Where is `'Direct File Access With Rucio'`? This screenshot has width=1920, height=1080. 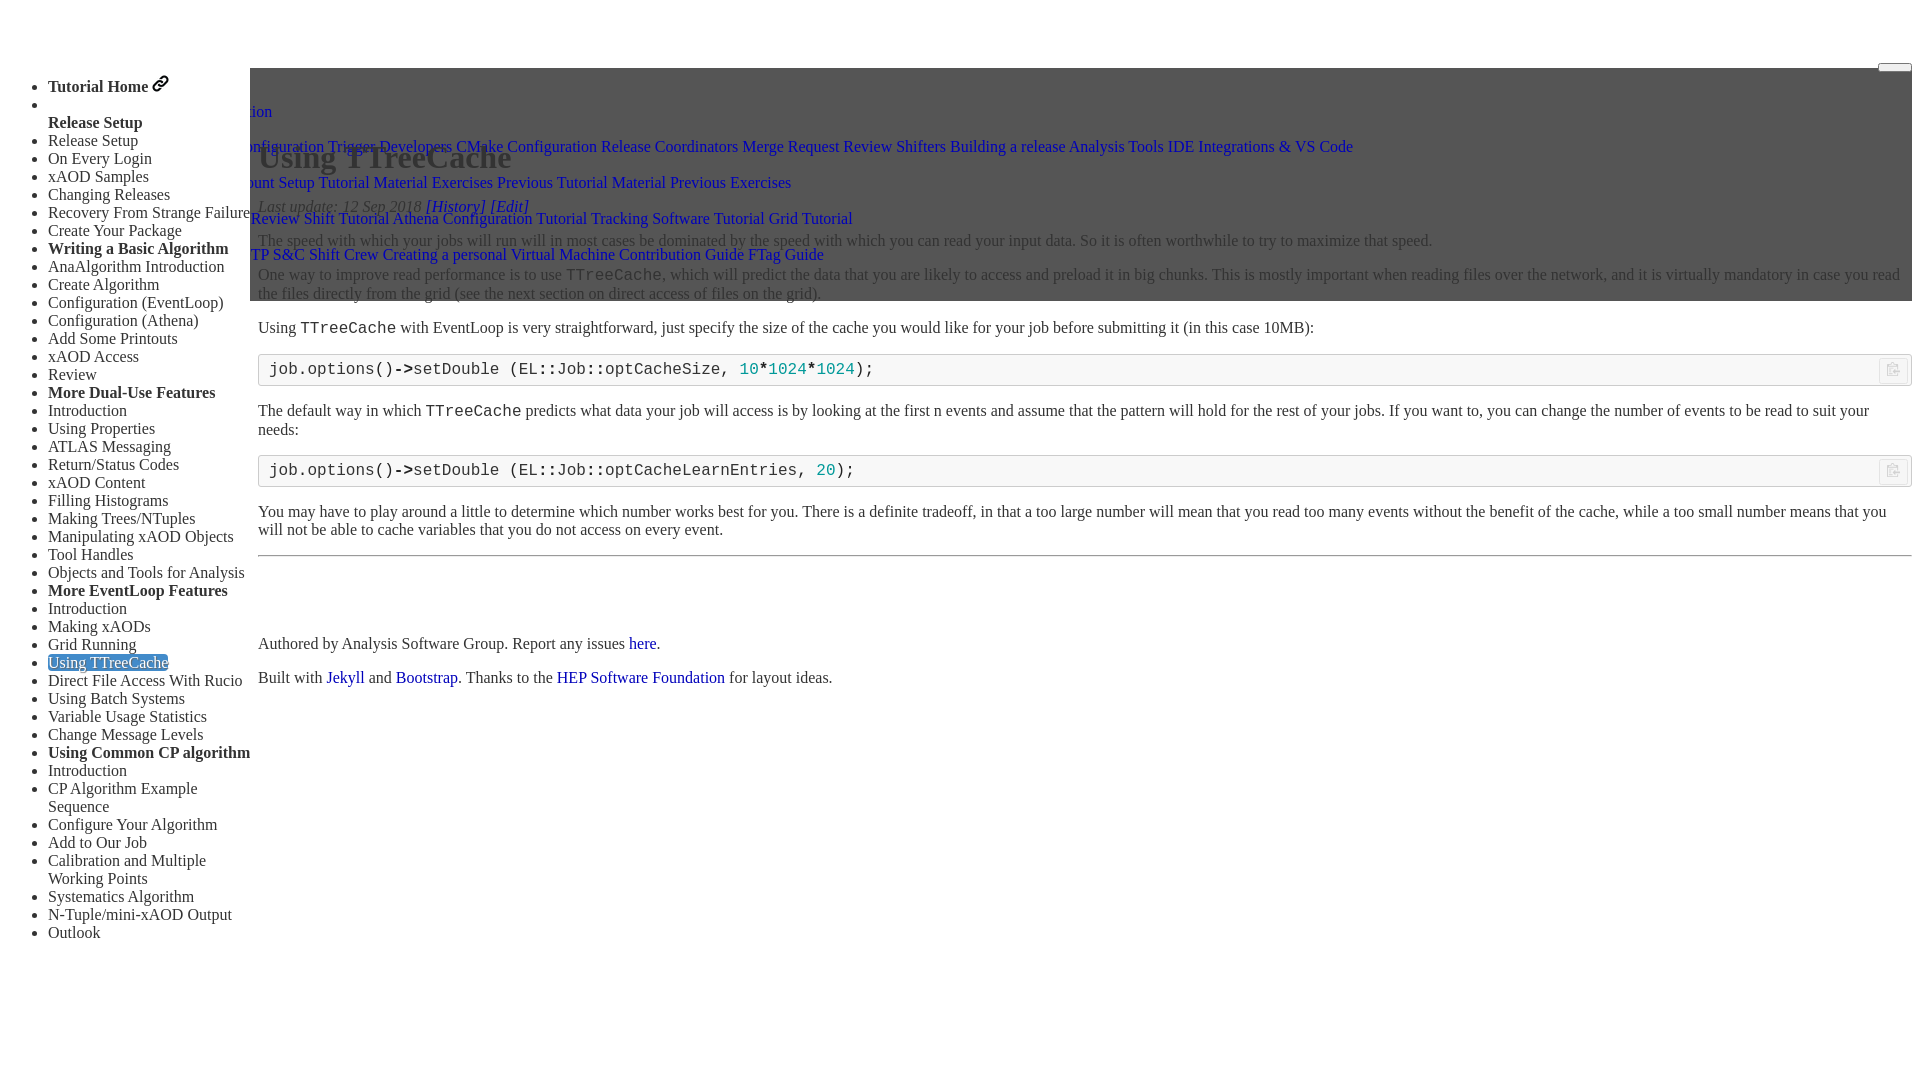 'Direct File Access With Rucio' is located at coordinates (144, 679).